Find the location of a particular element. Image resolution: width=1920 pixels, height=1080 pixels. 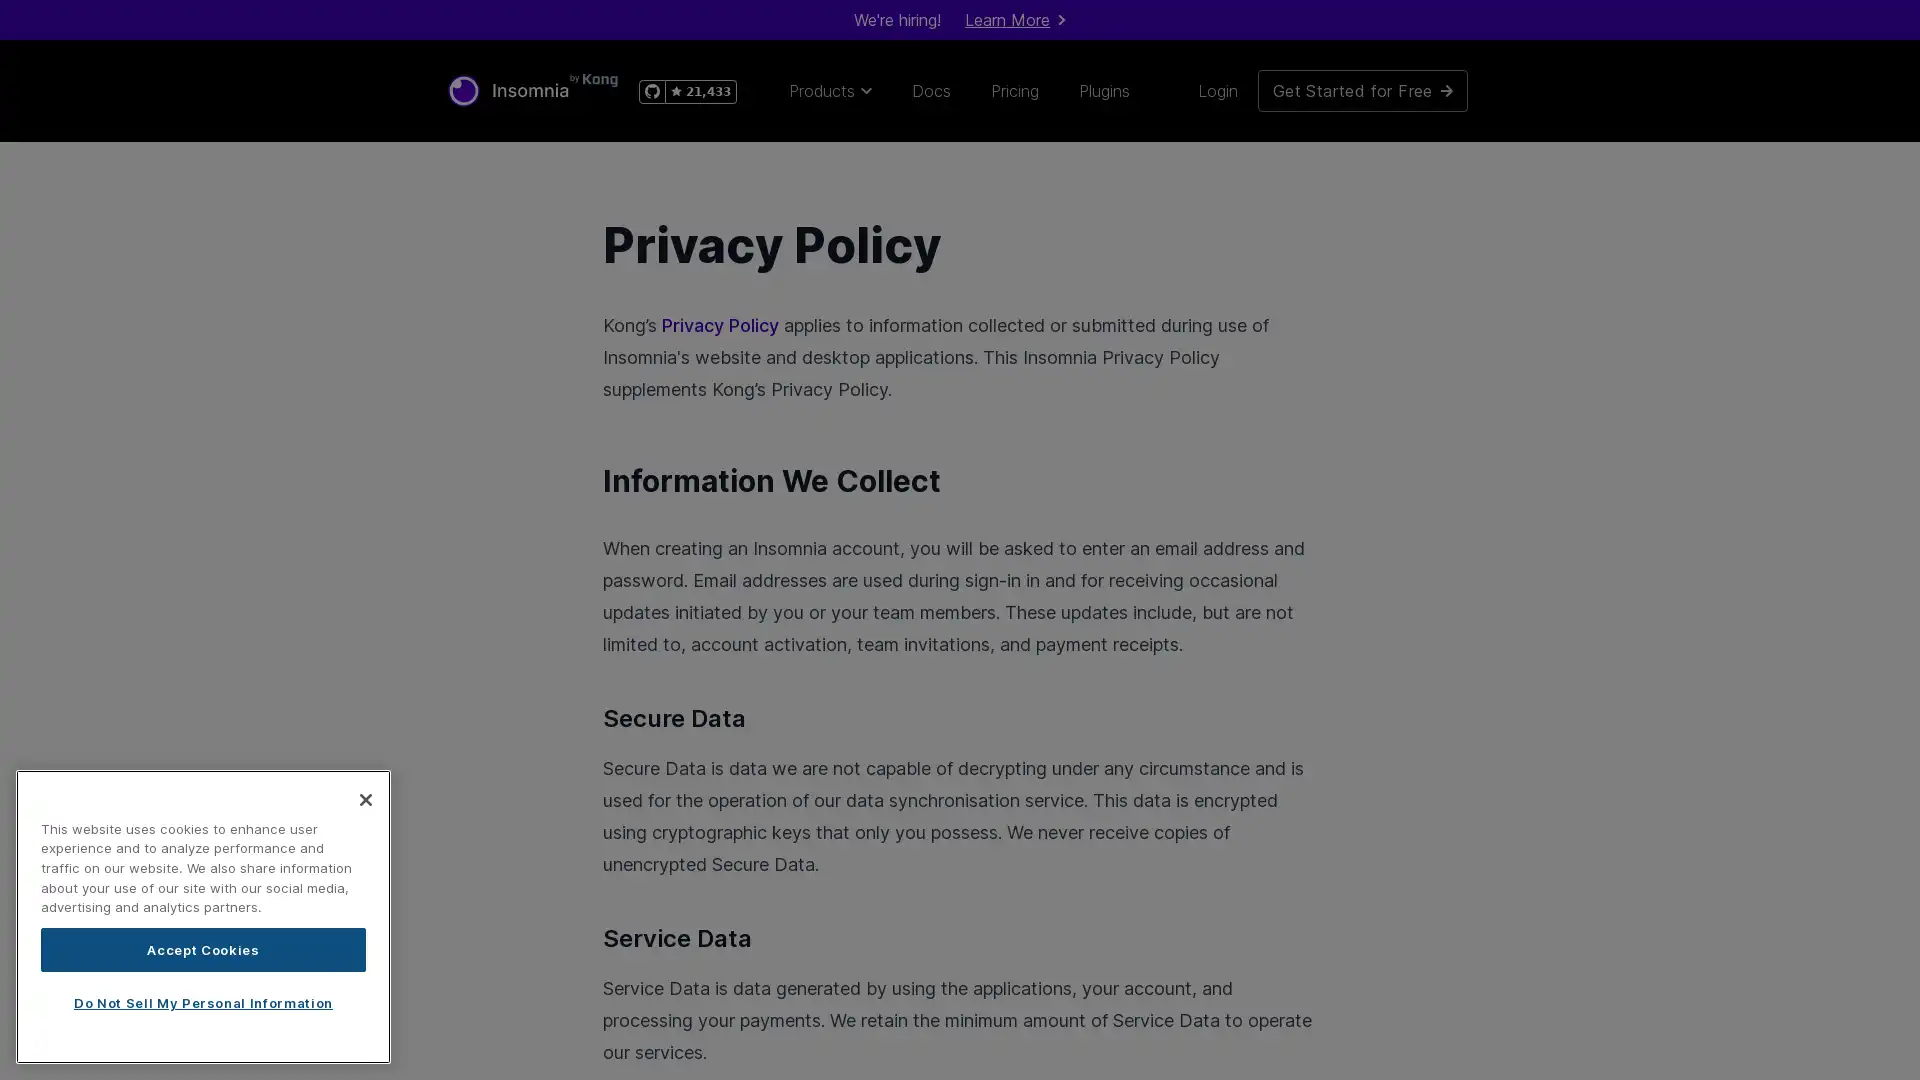

Close is located at coordinates (365, 797).